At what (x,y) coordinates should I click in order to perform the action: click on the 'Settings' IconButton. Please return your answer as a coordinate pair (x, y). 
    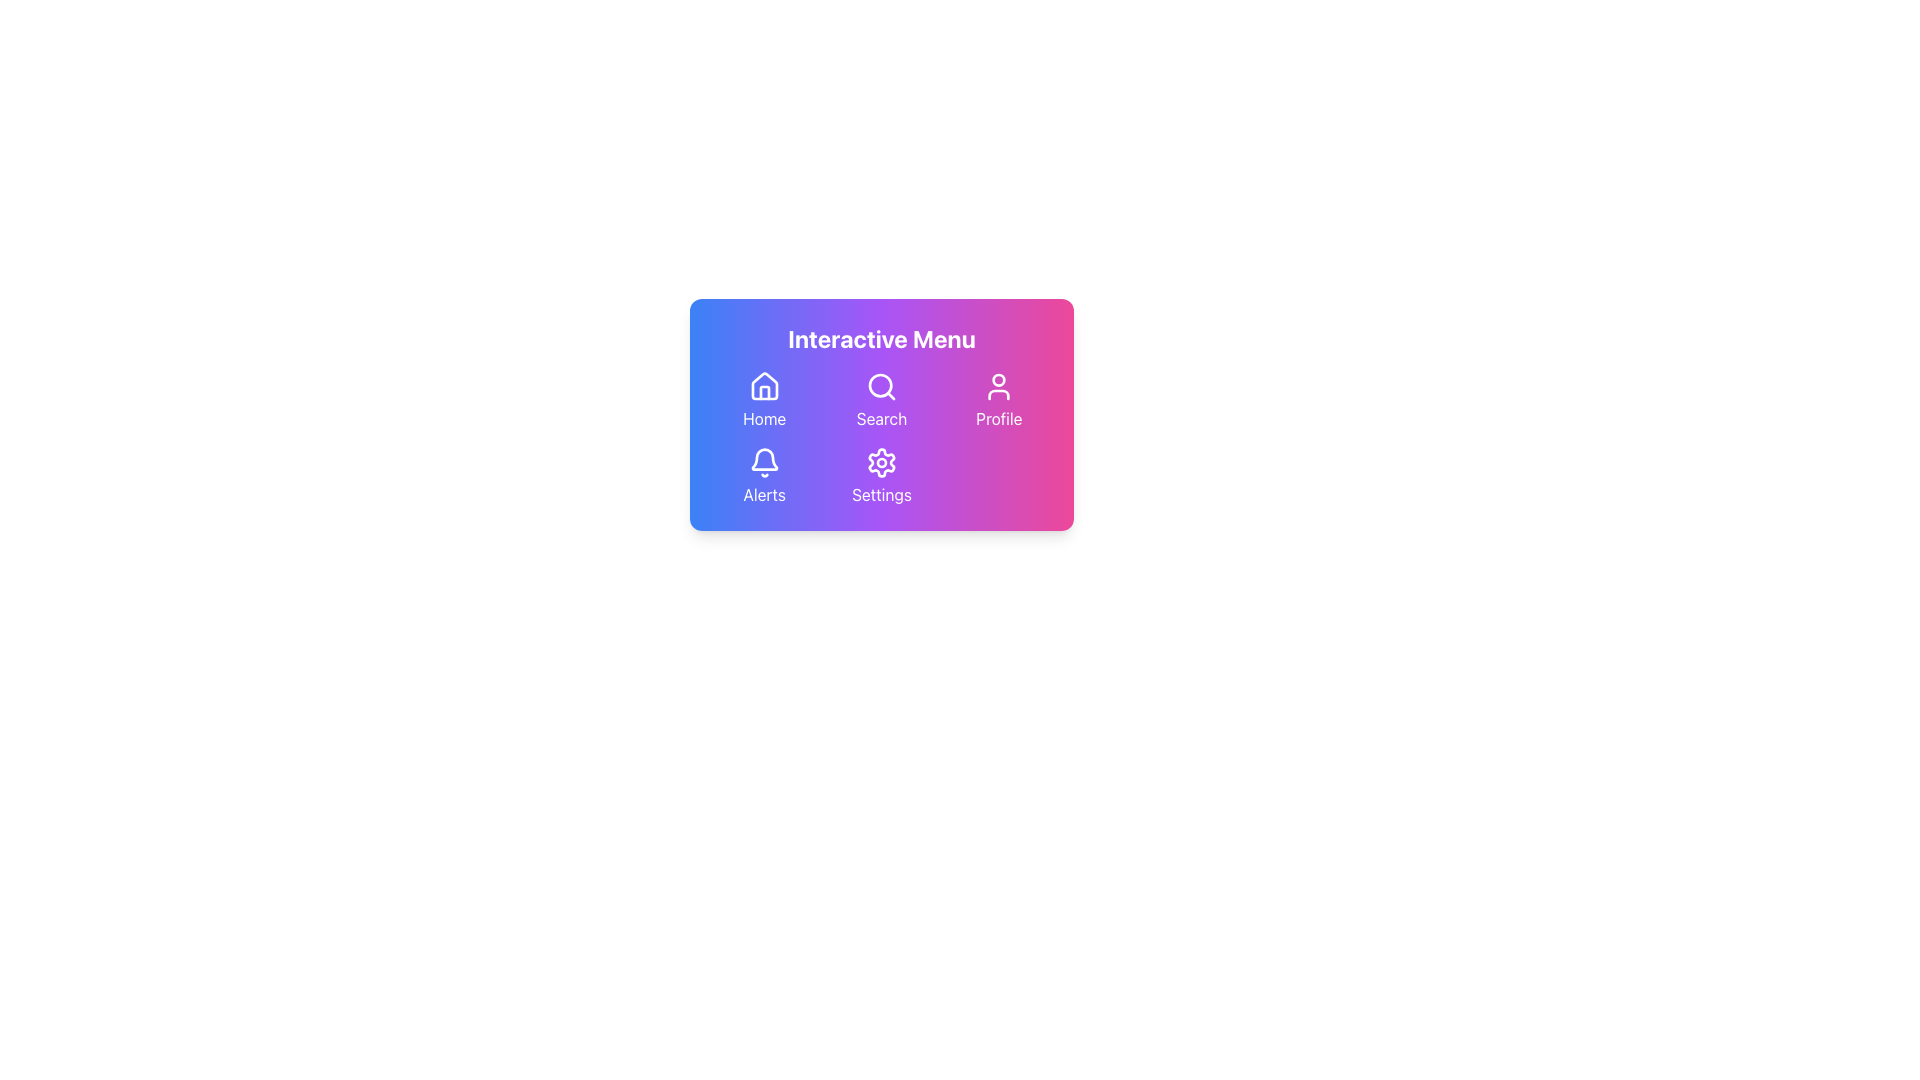
    Looking at the image, I should click on (881, 462).